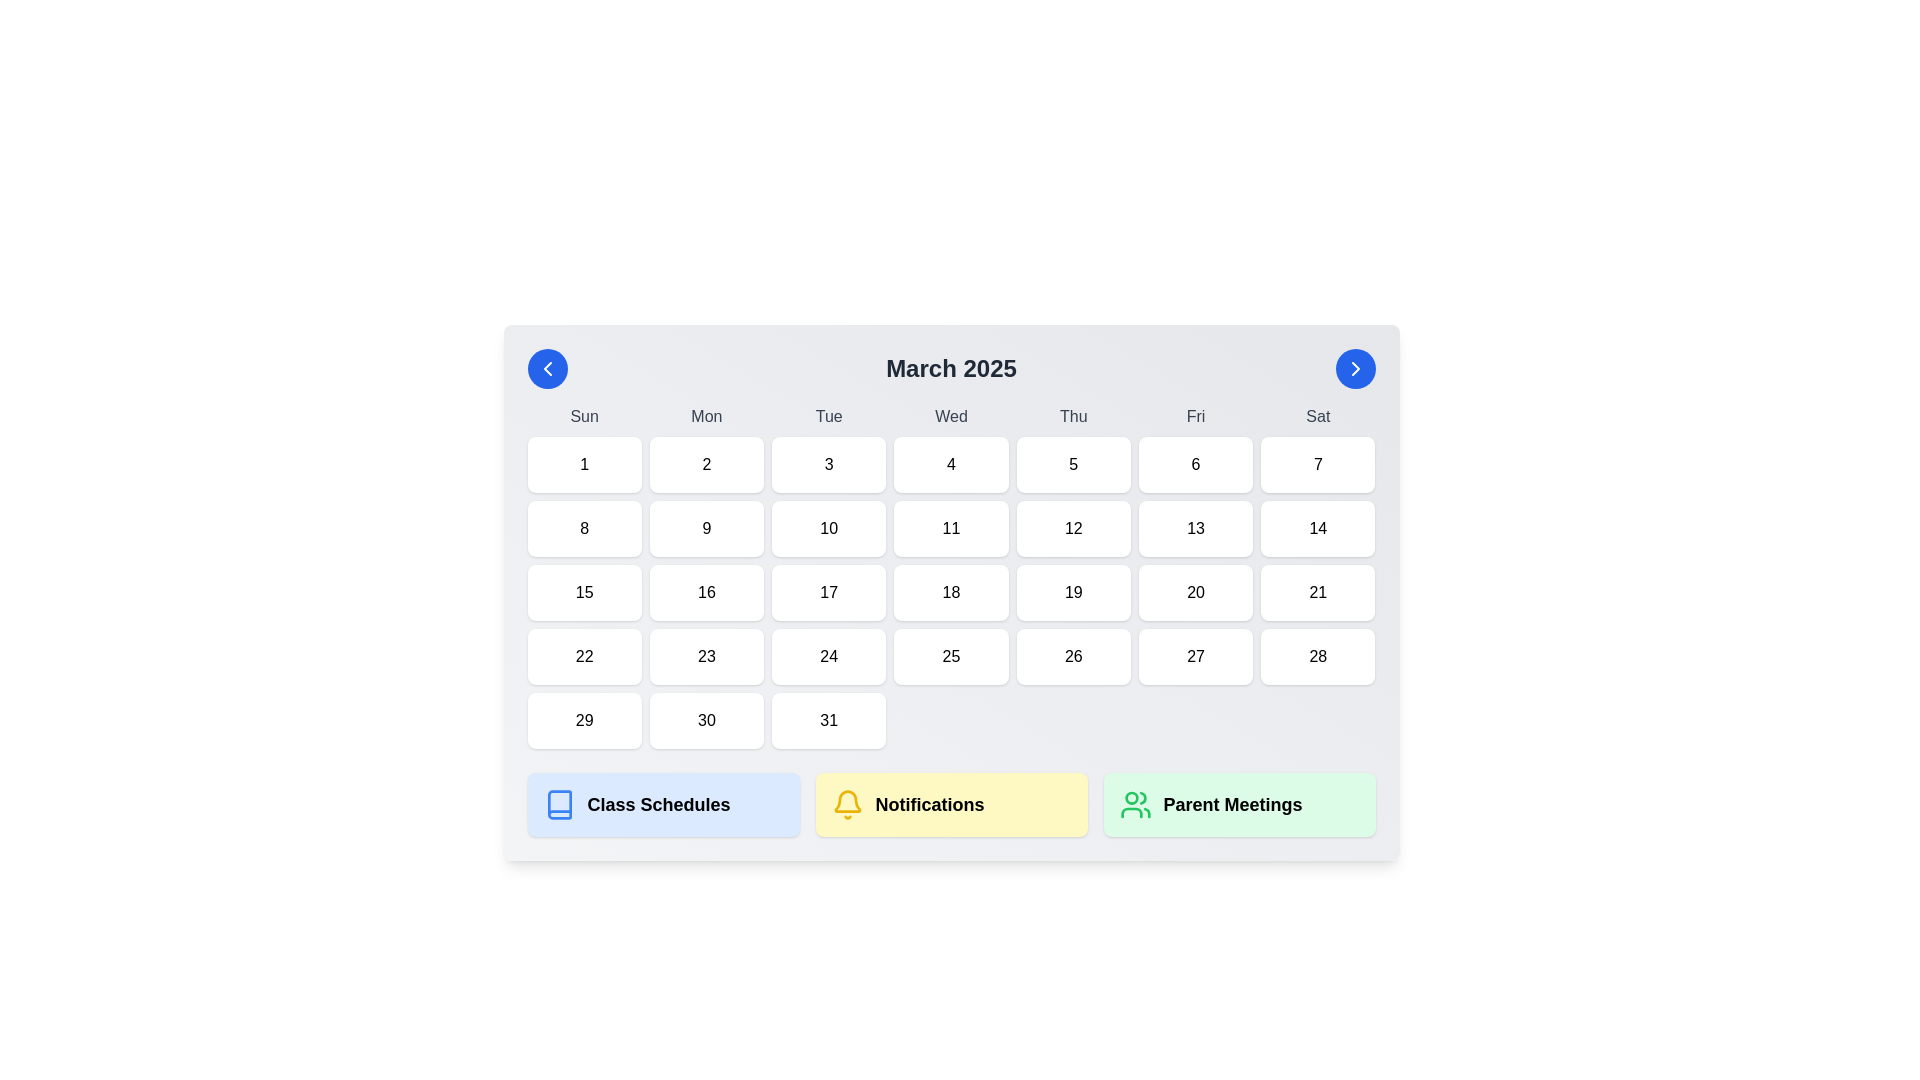 The width and height of the screenshot is (1920, 1080). What do you see at coordinates (829, 415) in the screenshot?
I see `the text label displaying 'Tue' in gray color, which is the third weekday label in a calendar interface, positioned between 'Mon' and 'Wed'` at bounding box center [829, 415].